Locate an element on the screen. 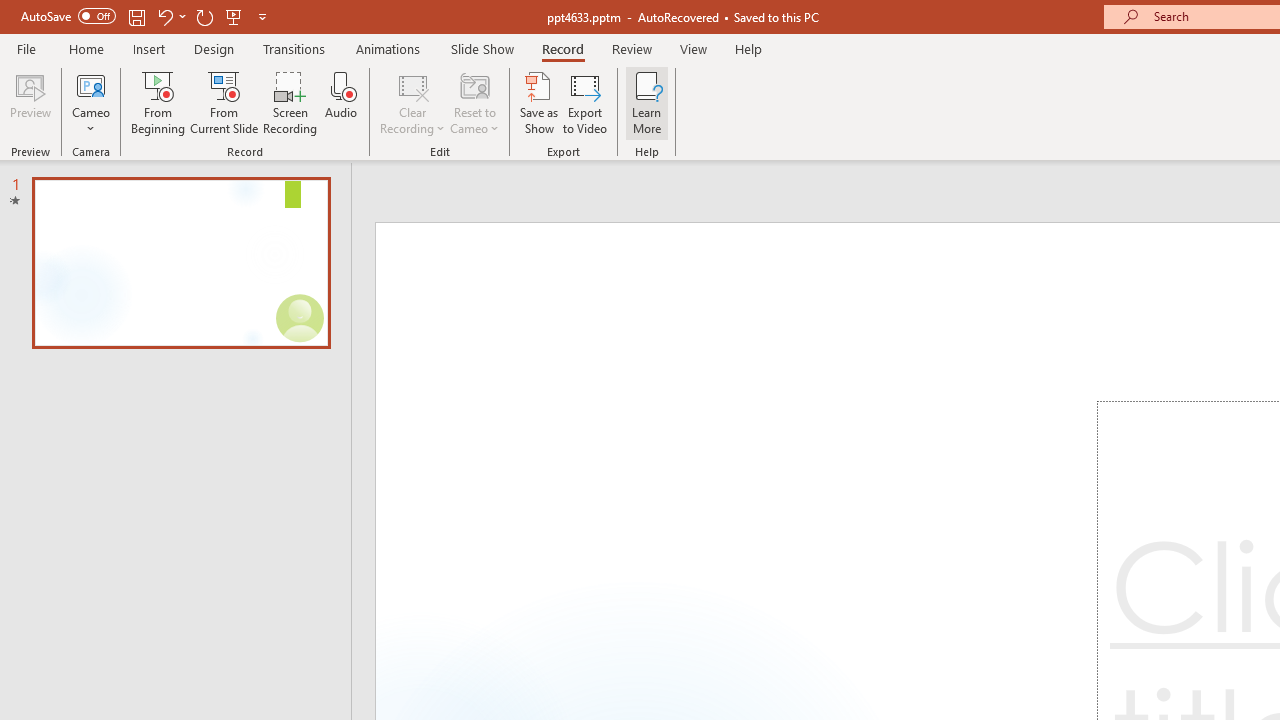  'From Current Slide...' is located at coordinates (224, 103).